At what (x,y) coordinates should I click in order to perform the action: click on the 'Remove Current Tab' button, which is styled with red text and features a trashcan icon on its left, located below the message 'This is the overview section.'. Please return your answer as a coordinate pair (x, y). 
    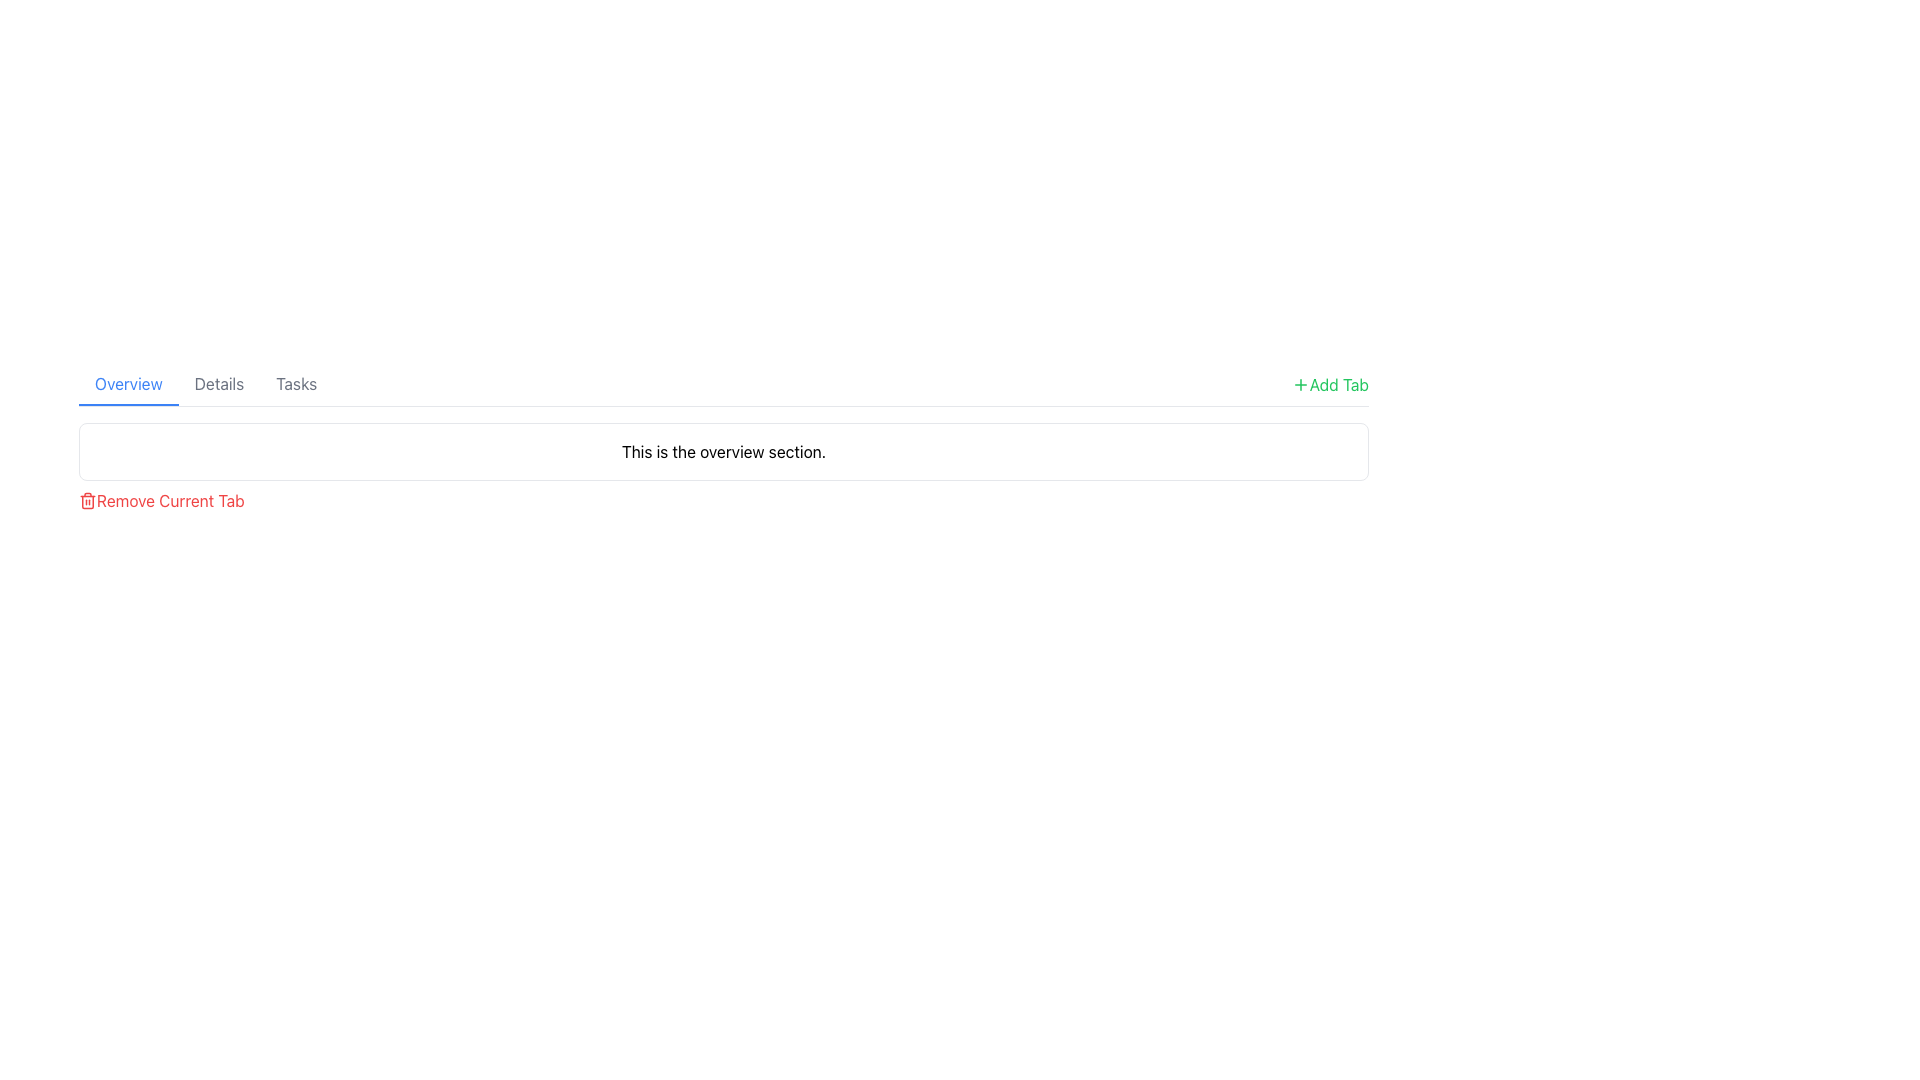
    Looking at the image, I should click on (161, 500).